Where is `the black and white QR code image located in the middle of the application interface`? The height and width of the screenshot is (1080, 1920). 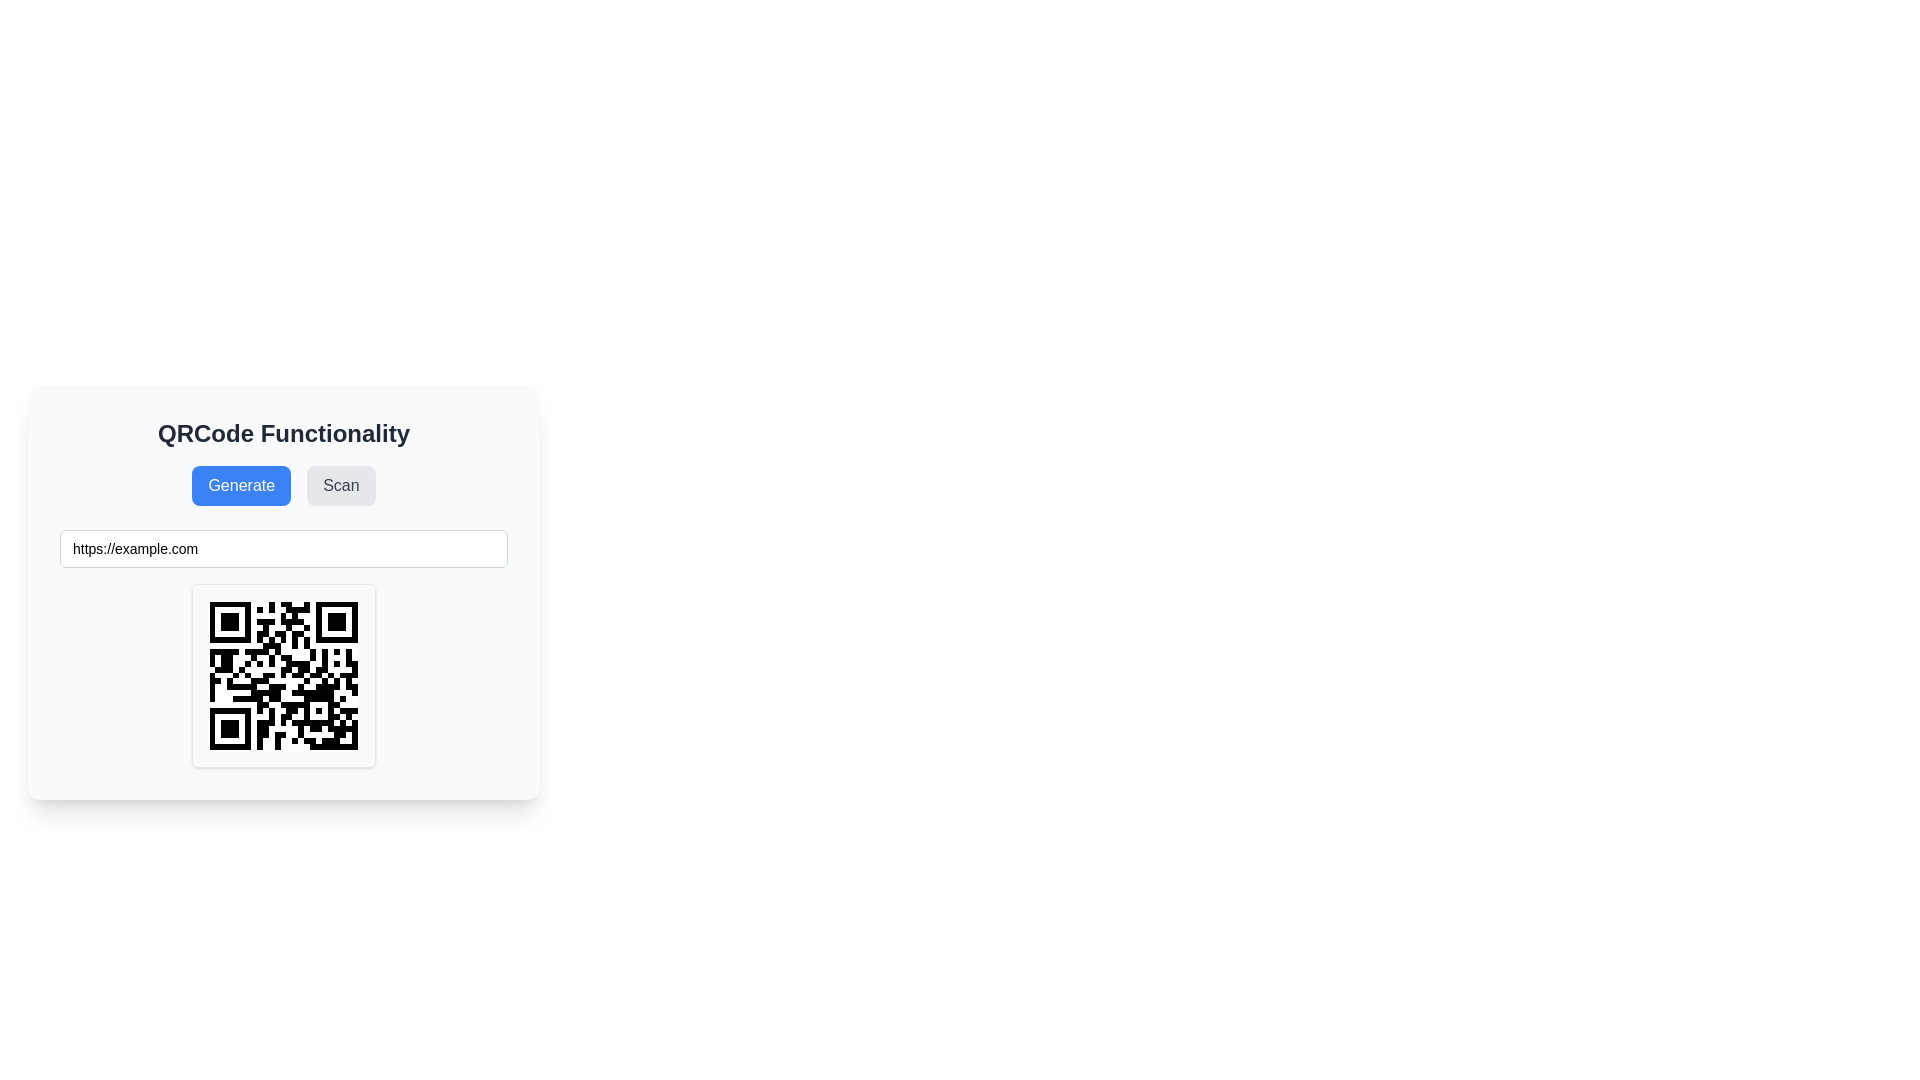 the black and white QR code image located in the middle of the application interface is located at coordinates (282, 675).